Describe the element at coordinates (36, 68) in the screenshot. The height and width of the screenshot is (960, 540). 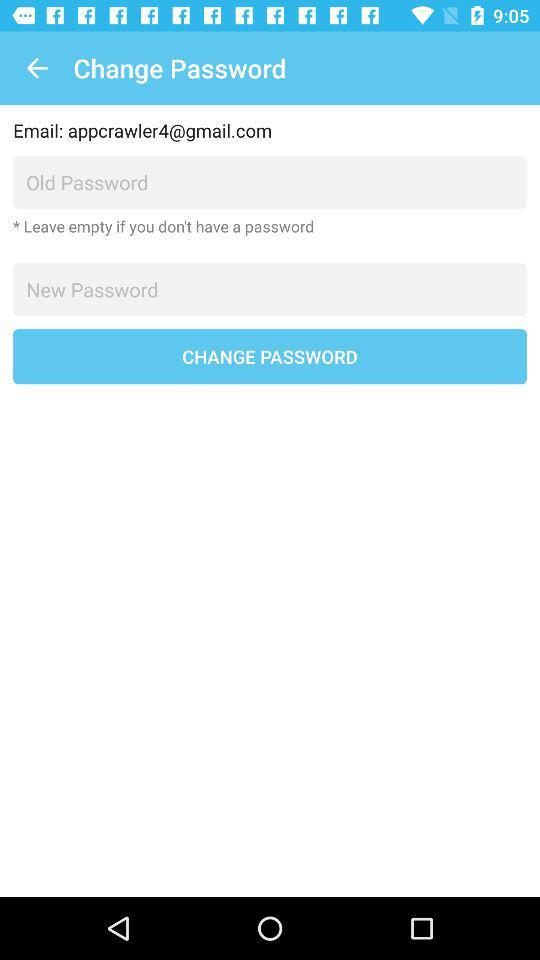
I see `icon at the top left corner` at that location.